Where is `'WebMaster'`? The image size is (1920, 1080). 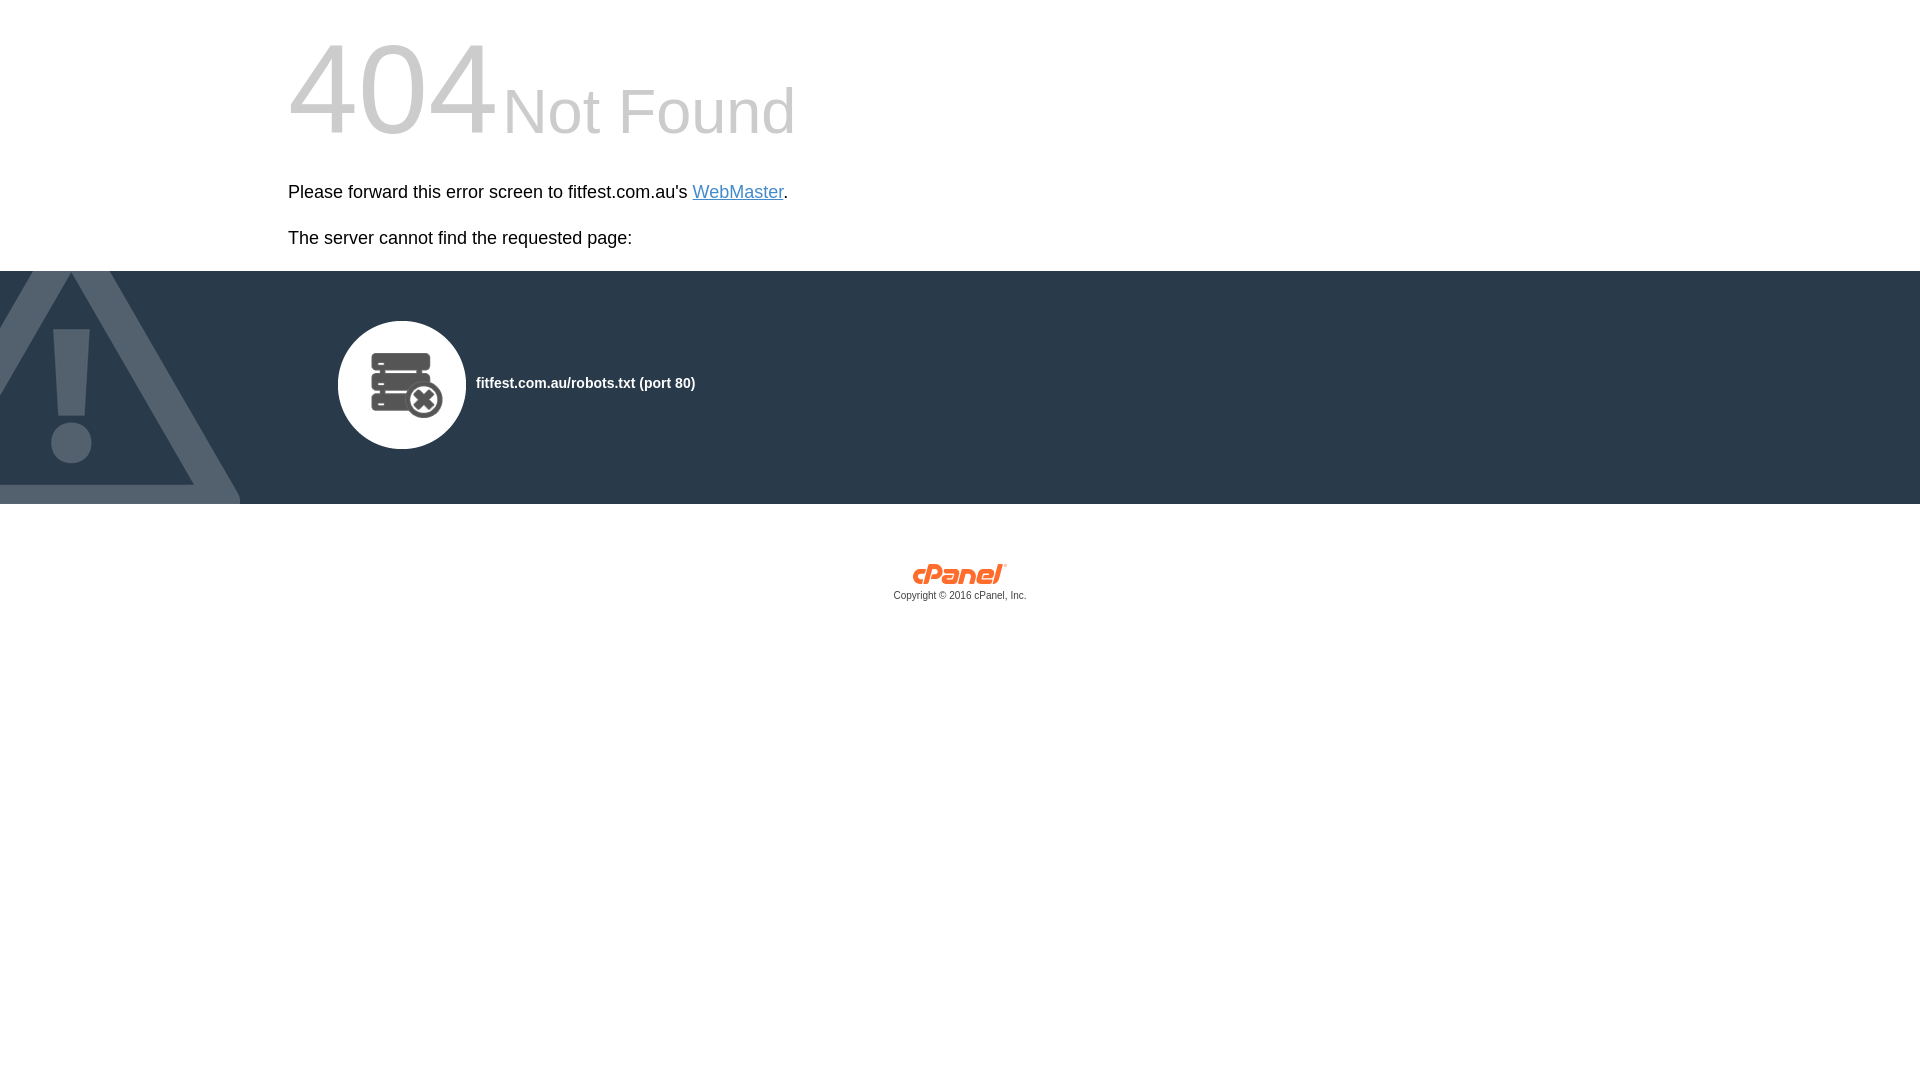
'WebMaster' is located at coordinates (692, 192).